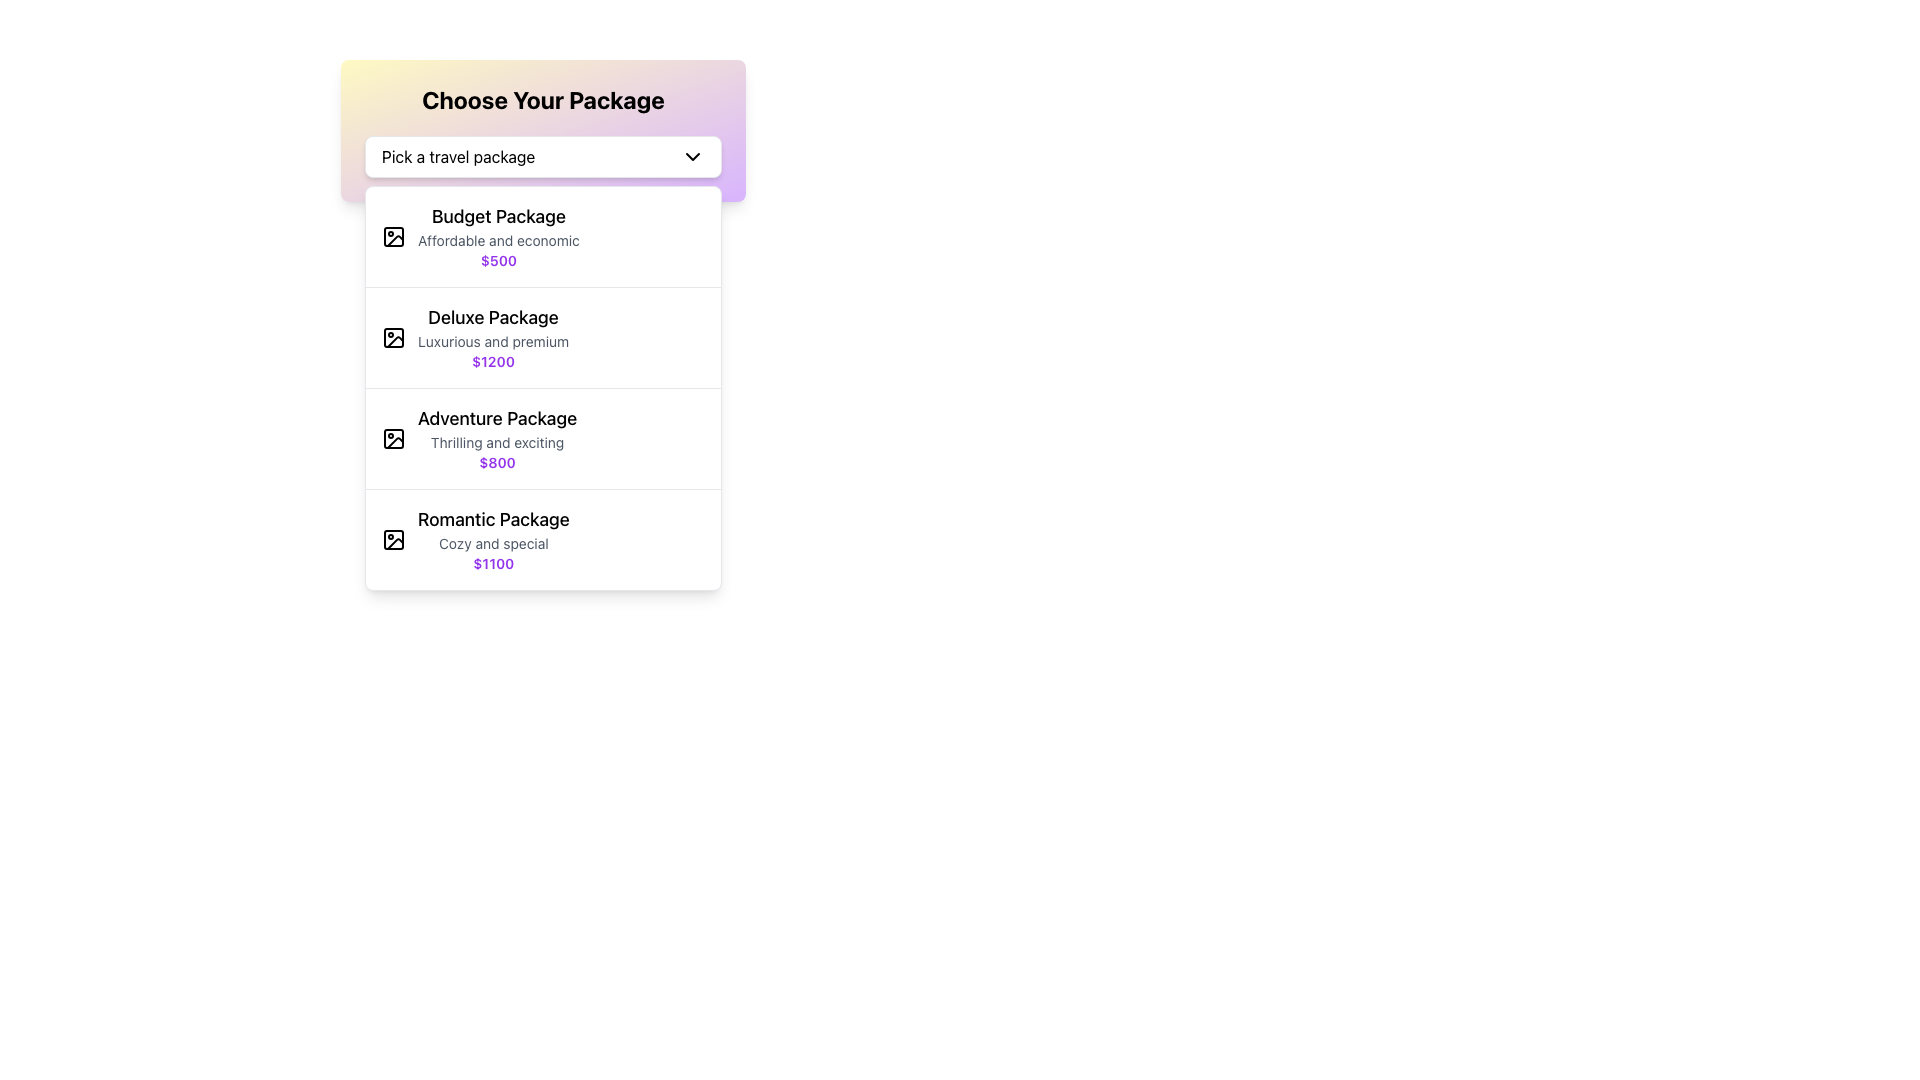 The image size is (1920, 1080). What do you see at coordinates (493, 316) in the screenshot?
I see `the Text Label for the 'Deluxe Package', which is the second item in the list of package options` at bounding box center [493, 316].